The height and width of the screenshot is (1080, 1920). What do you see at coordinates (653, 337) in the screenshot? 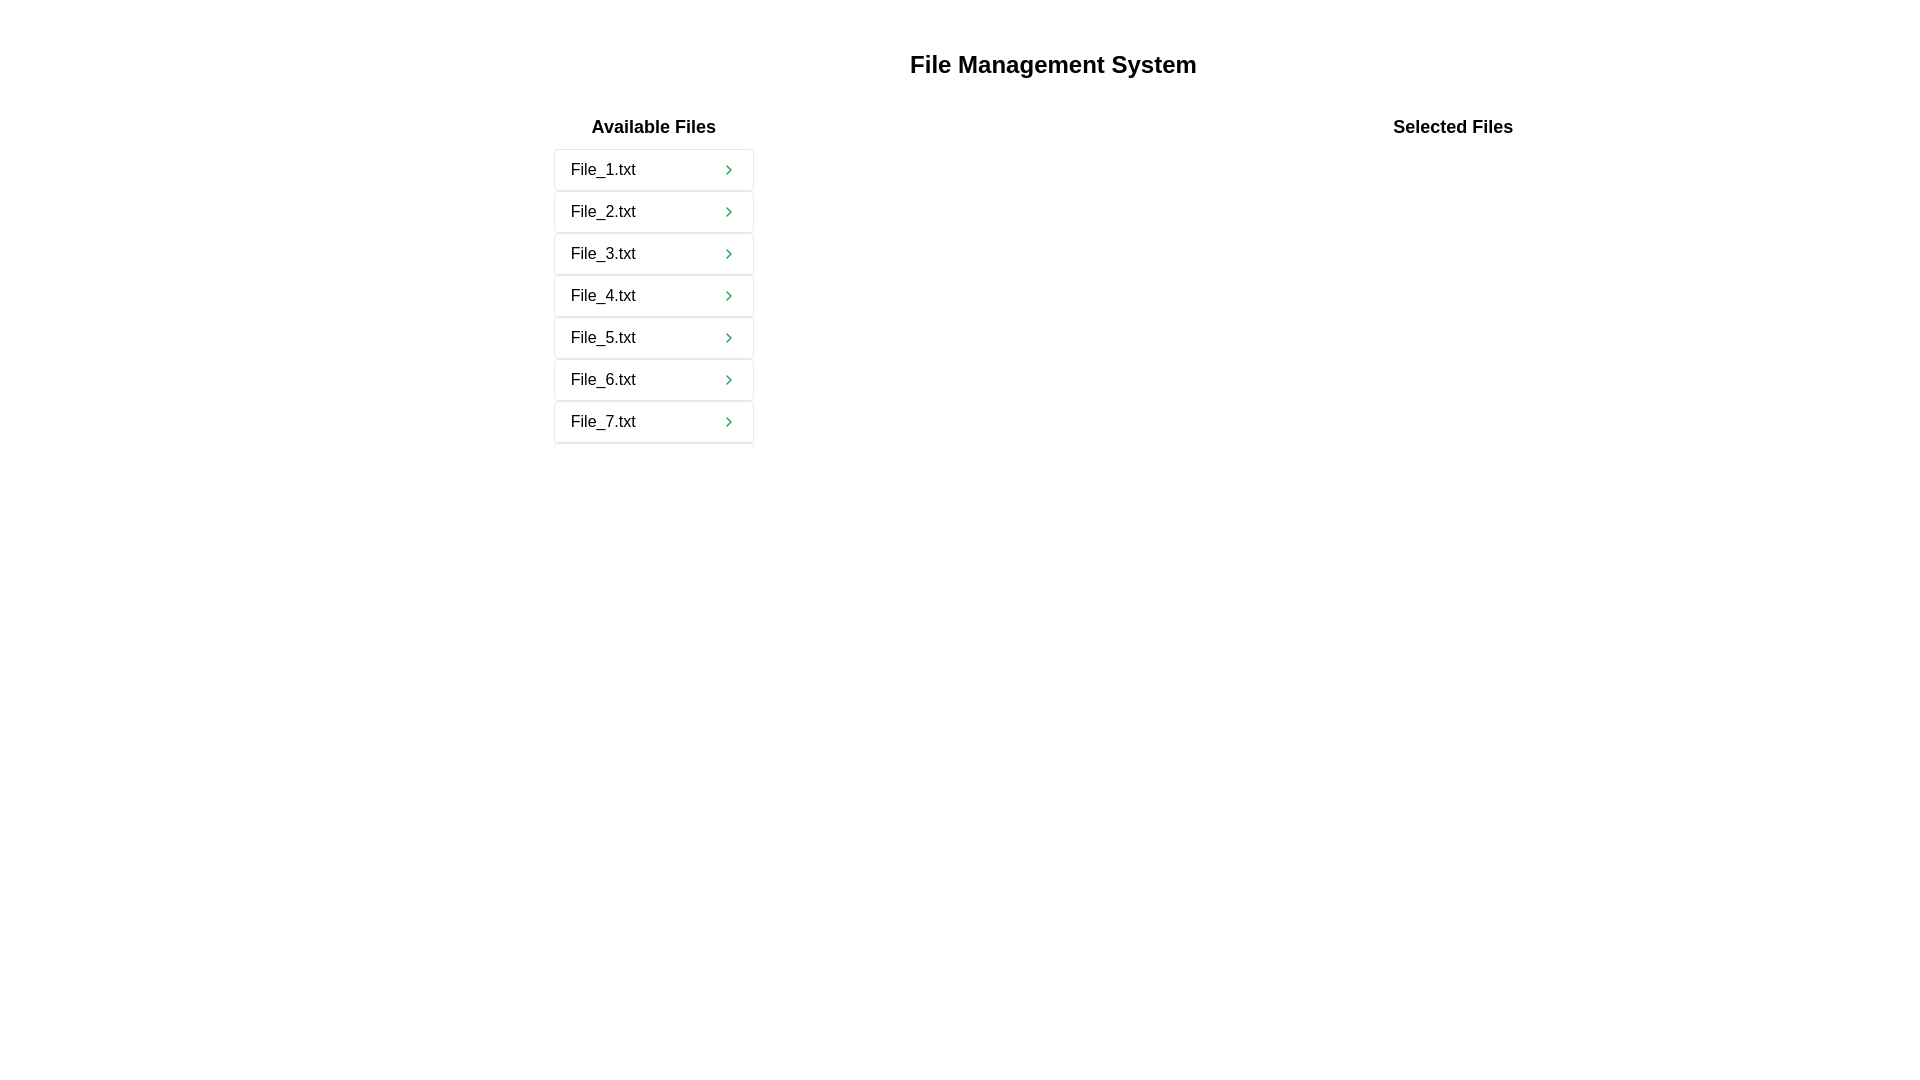
I see `the fifth item in the 'Available Files' list representing the file 'File_5.txt'` at bounding box center [653, 337].